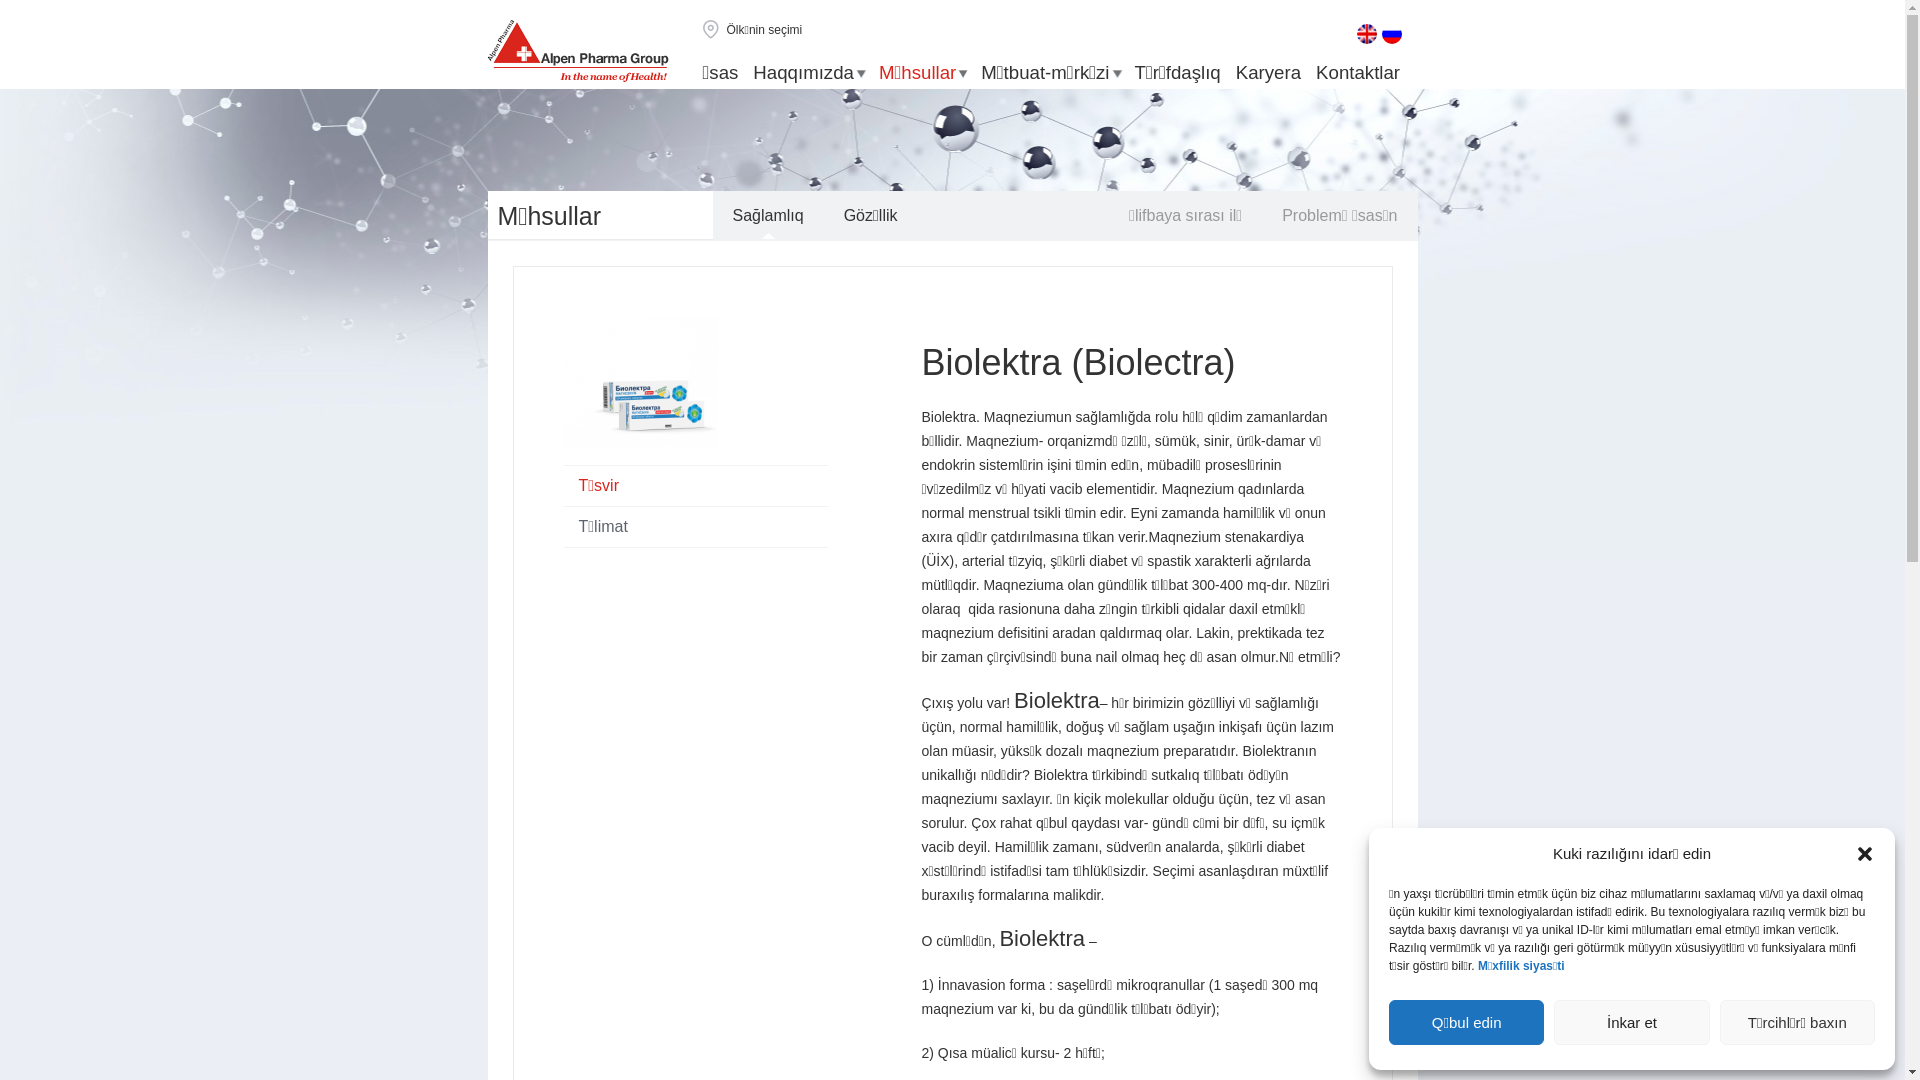  Describe the element at coordinates (1315, 72) in the screenshot. I see `'Kontaktlar'` at that location.